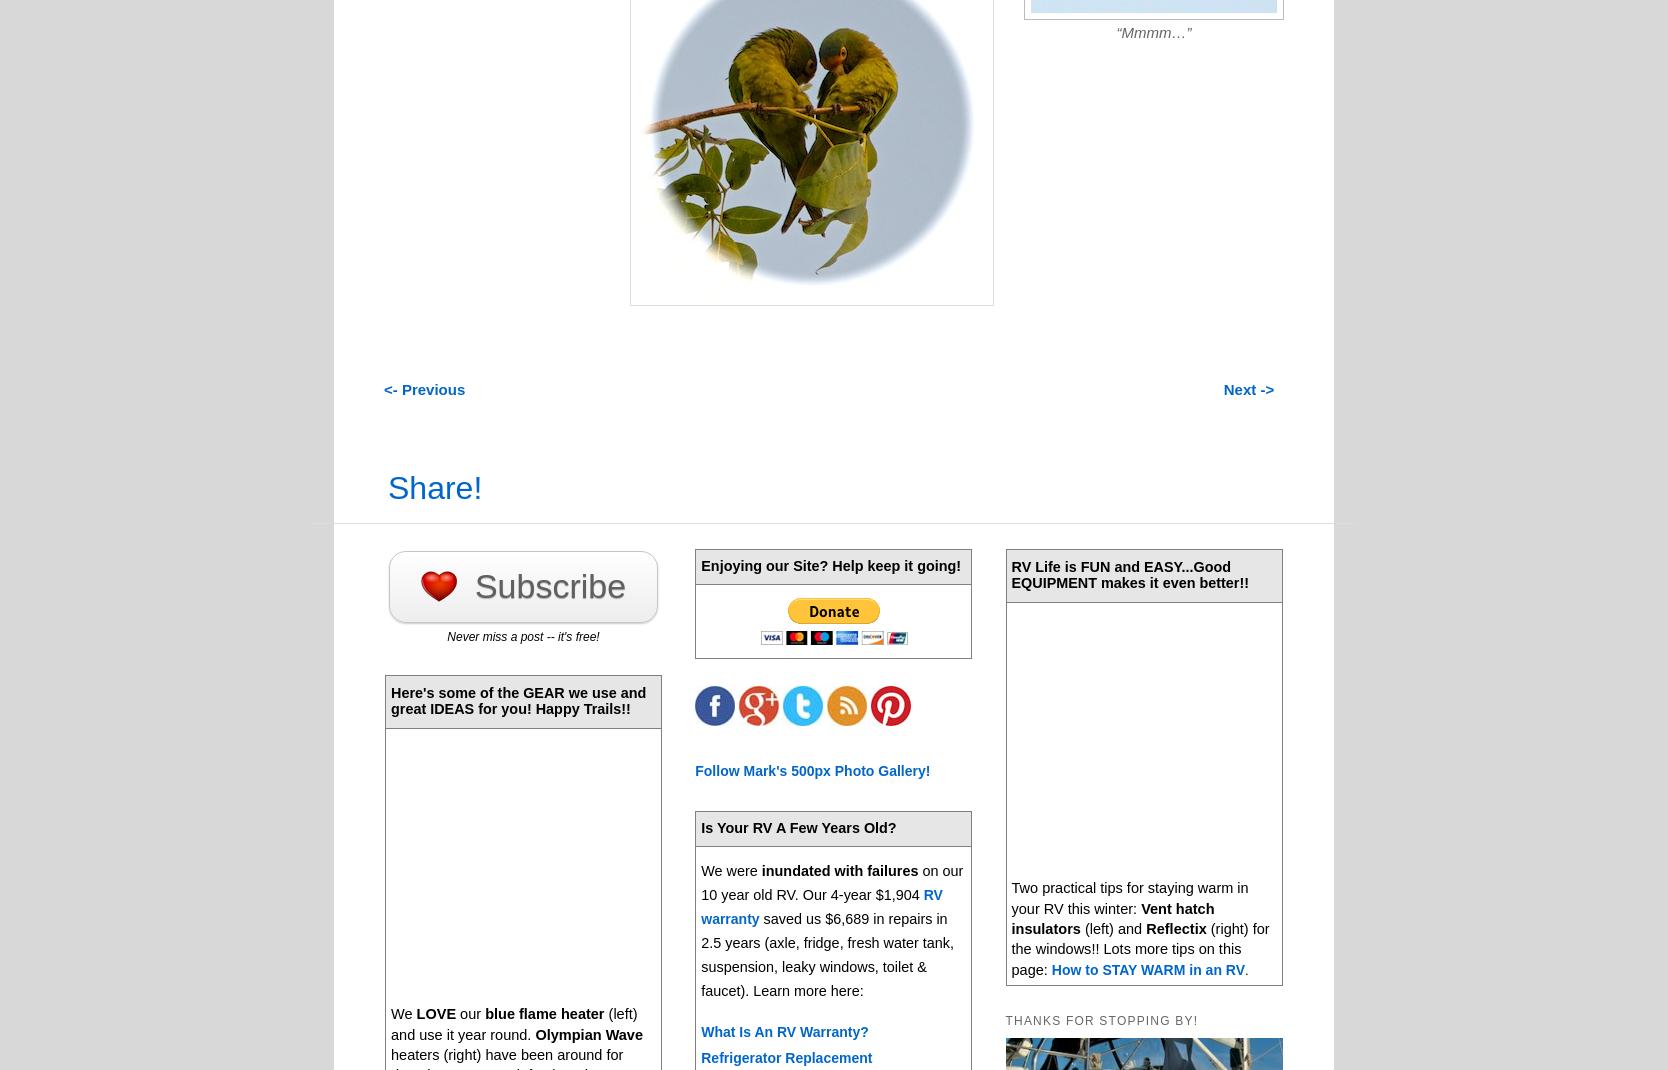 The width and height of the screenshot is (1668, 1070). I want to click on 'Never miss a post -- it's free!', so click(521, 636).